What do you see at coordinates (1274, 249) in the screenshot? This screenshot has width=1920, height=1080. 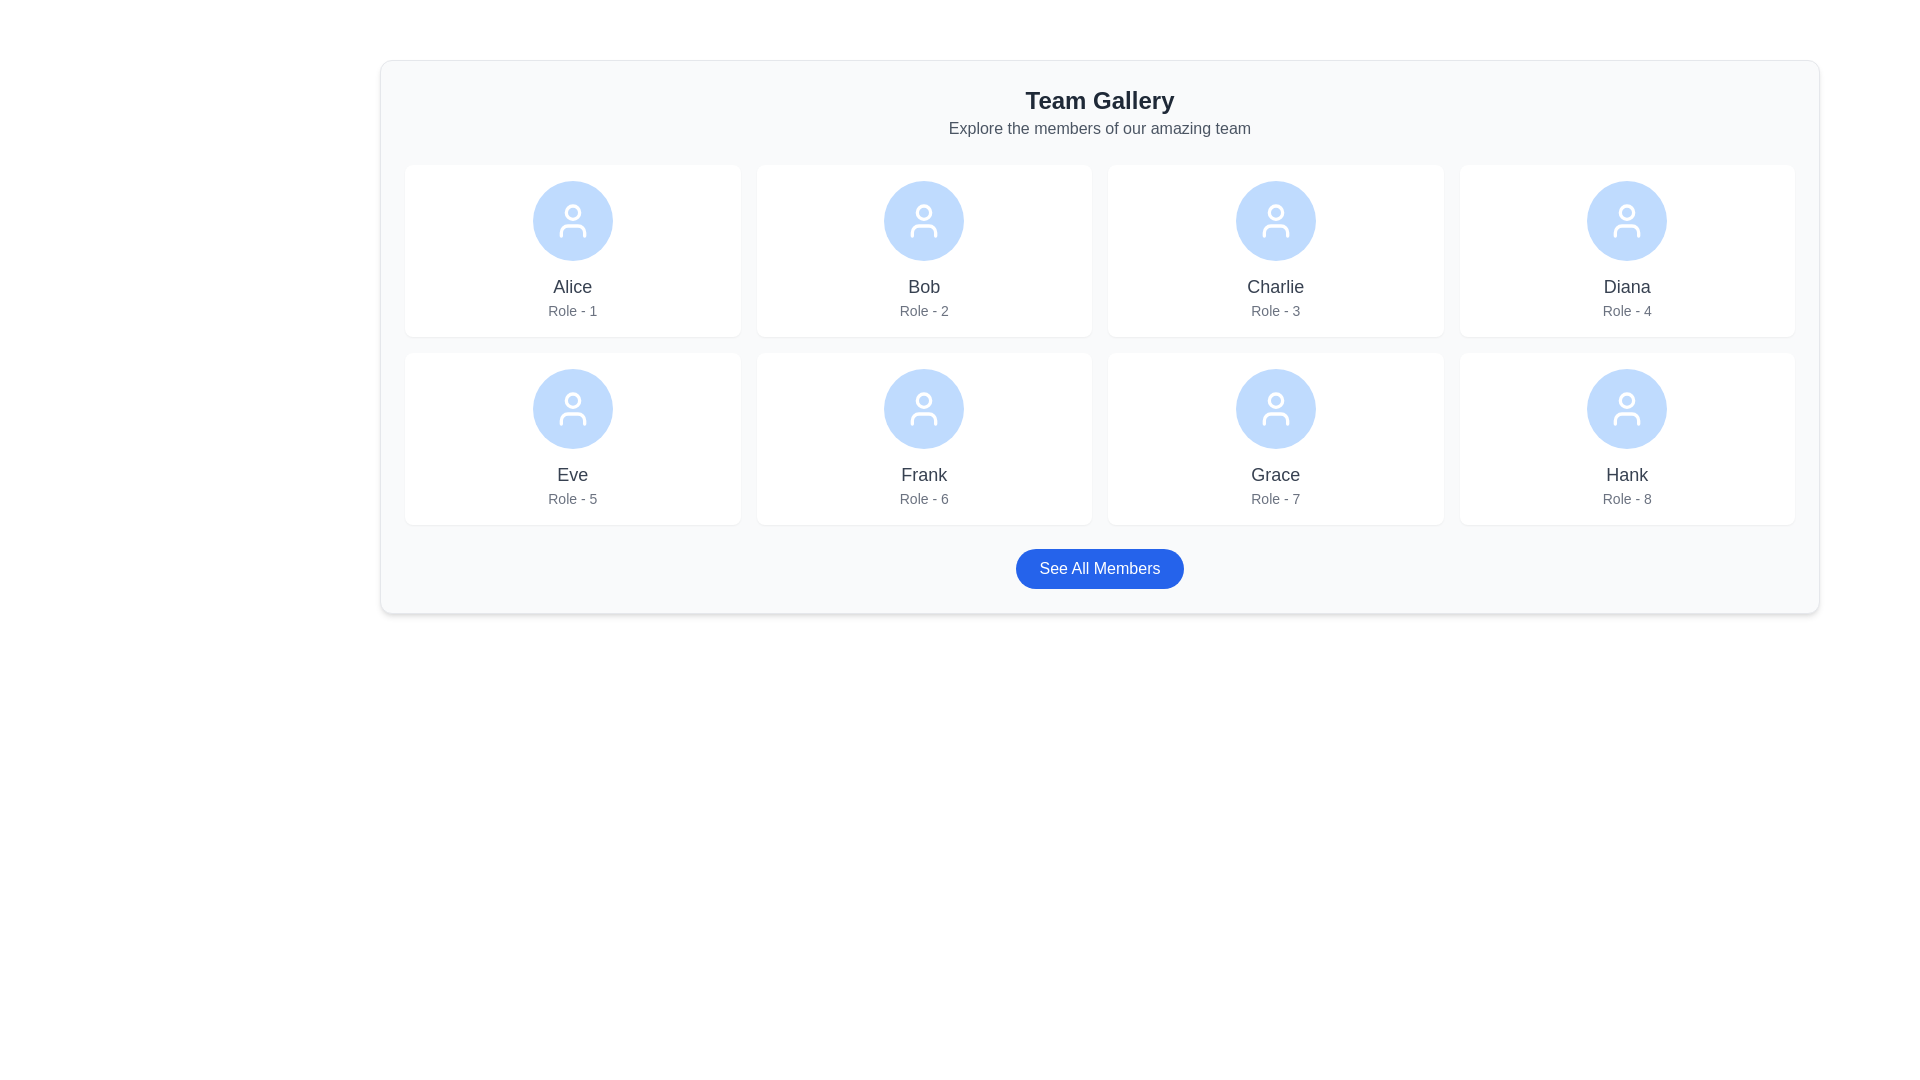 I see `the third user profile card in the grid layout, which displays a user's name and role, located in the first row and third column adjacent to 'Bob' and 'Diana'` at bounding box center [1274, 249].